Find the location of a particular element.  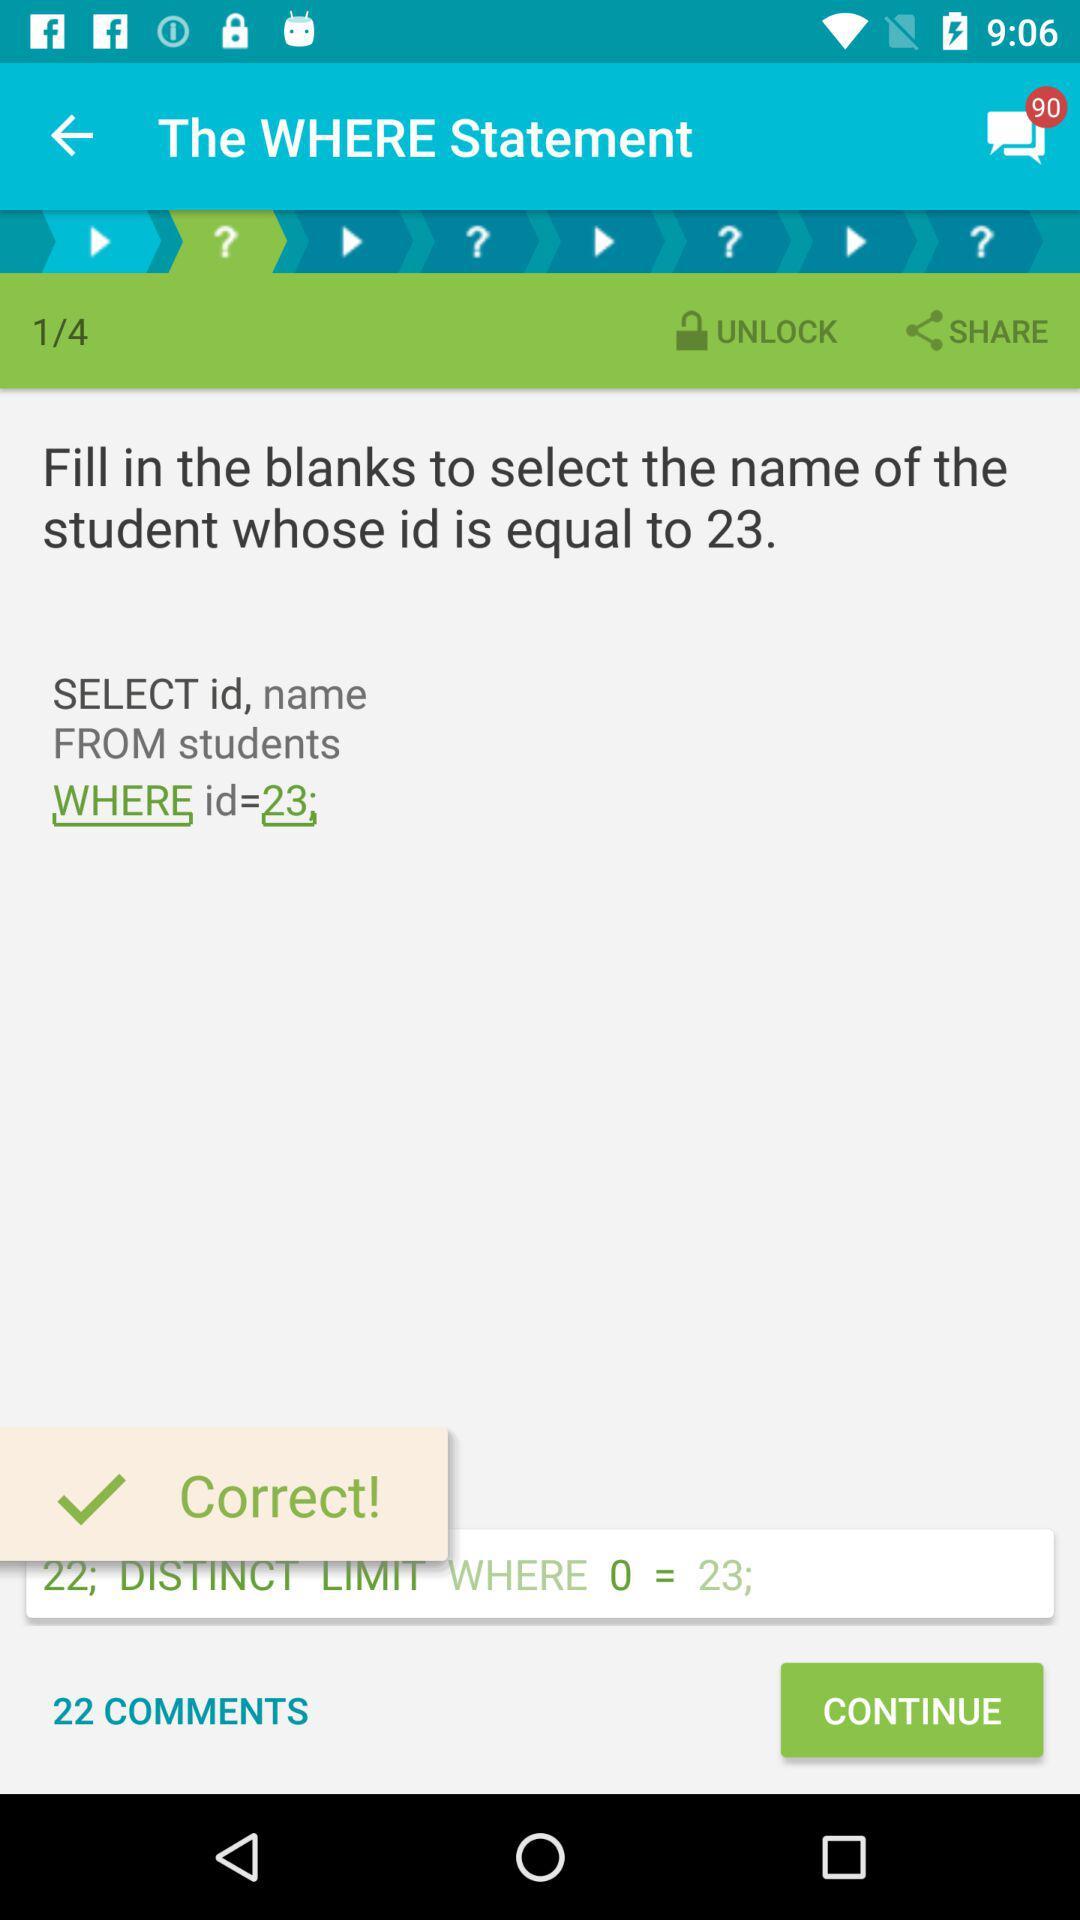

button to select the phase ahead is located at coordinates (979, 240).